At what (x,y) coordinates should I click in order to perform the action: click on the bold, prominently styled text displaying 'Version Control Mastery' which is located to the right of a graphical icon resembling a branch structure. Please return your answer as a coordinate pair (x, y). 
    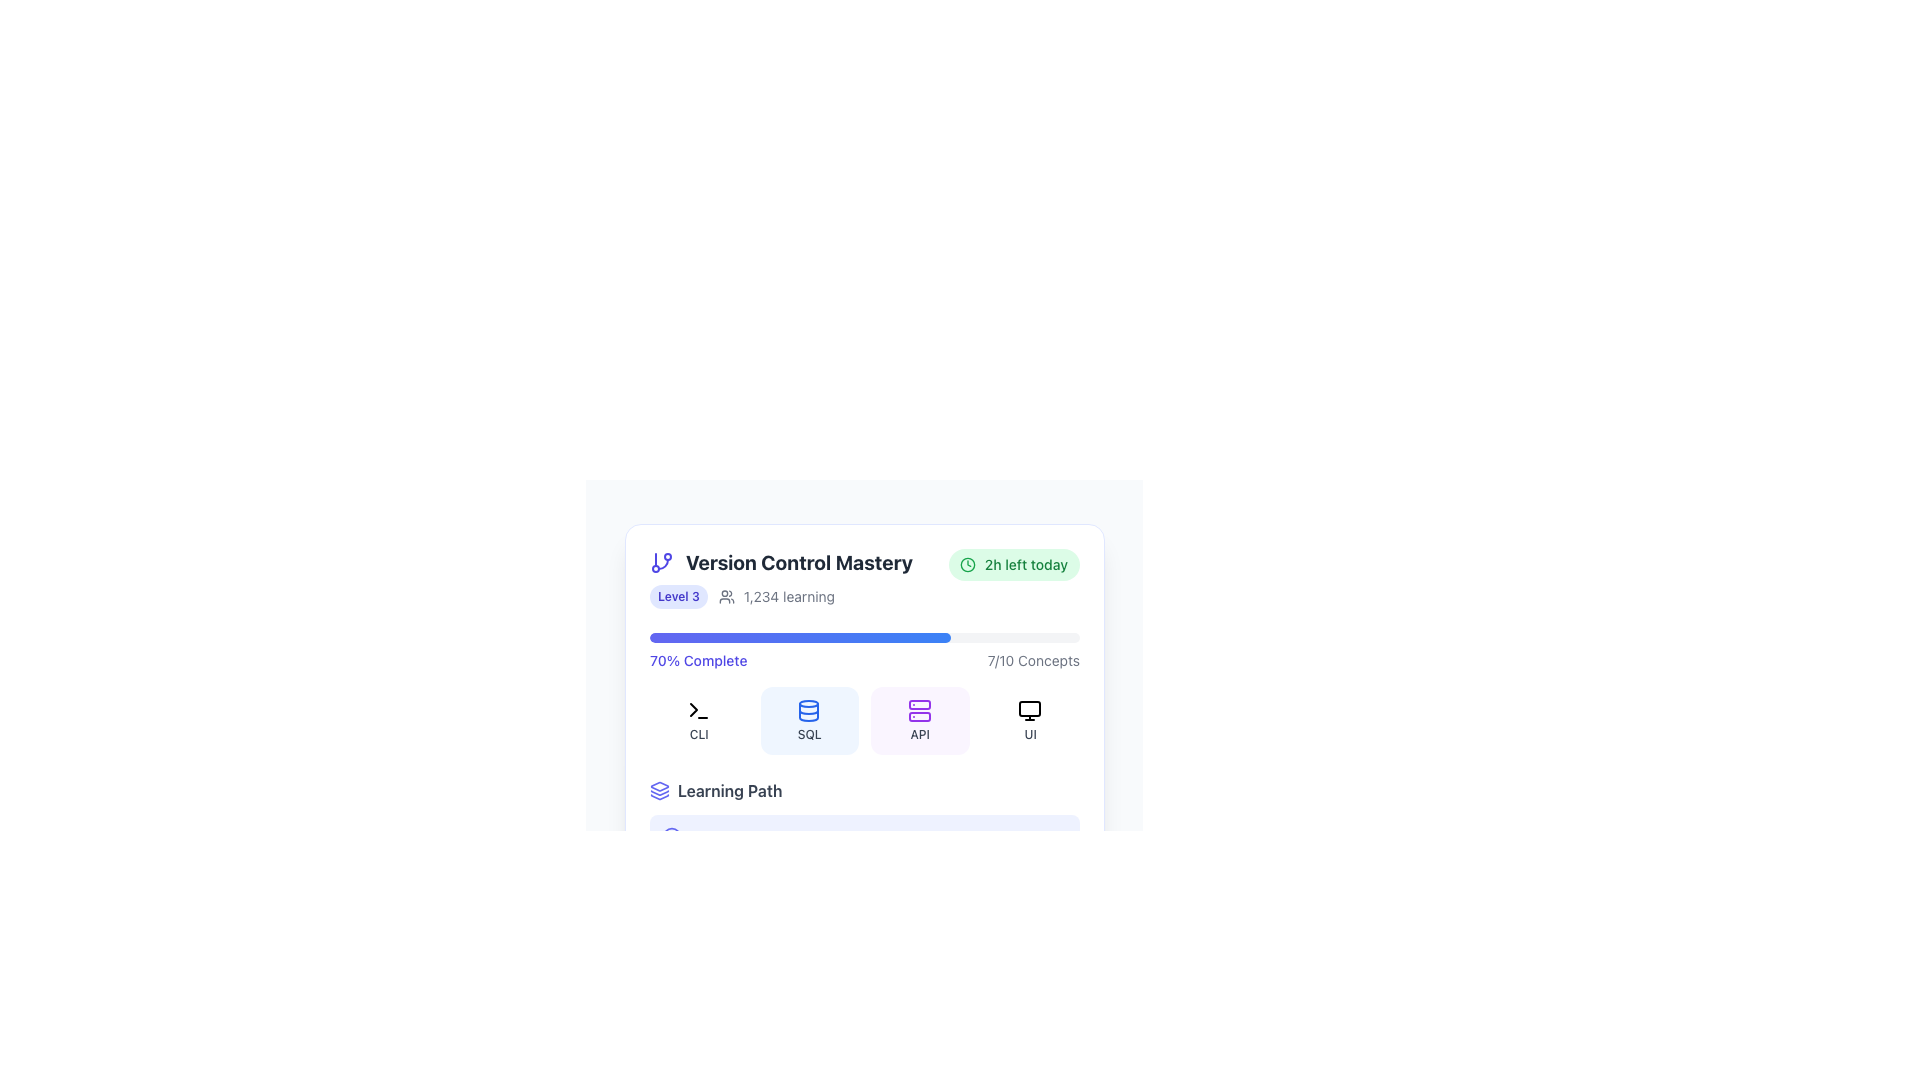
    Looking at the image, I should click on (797, 563).